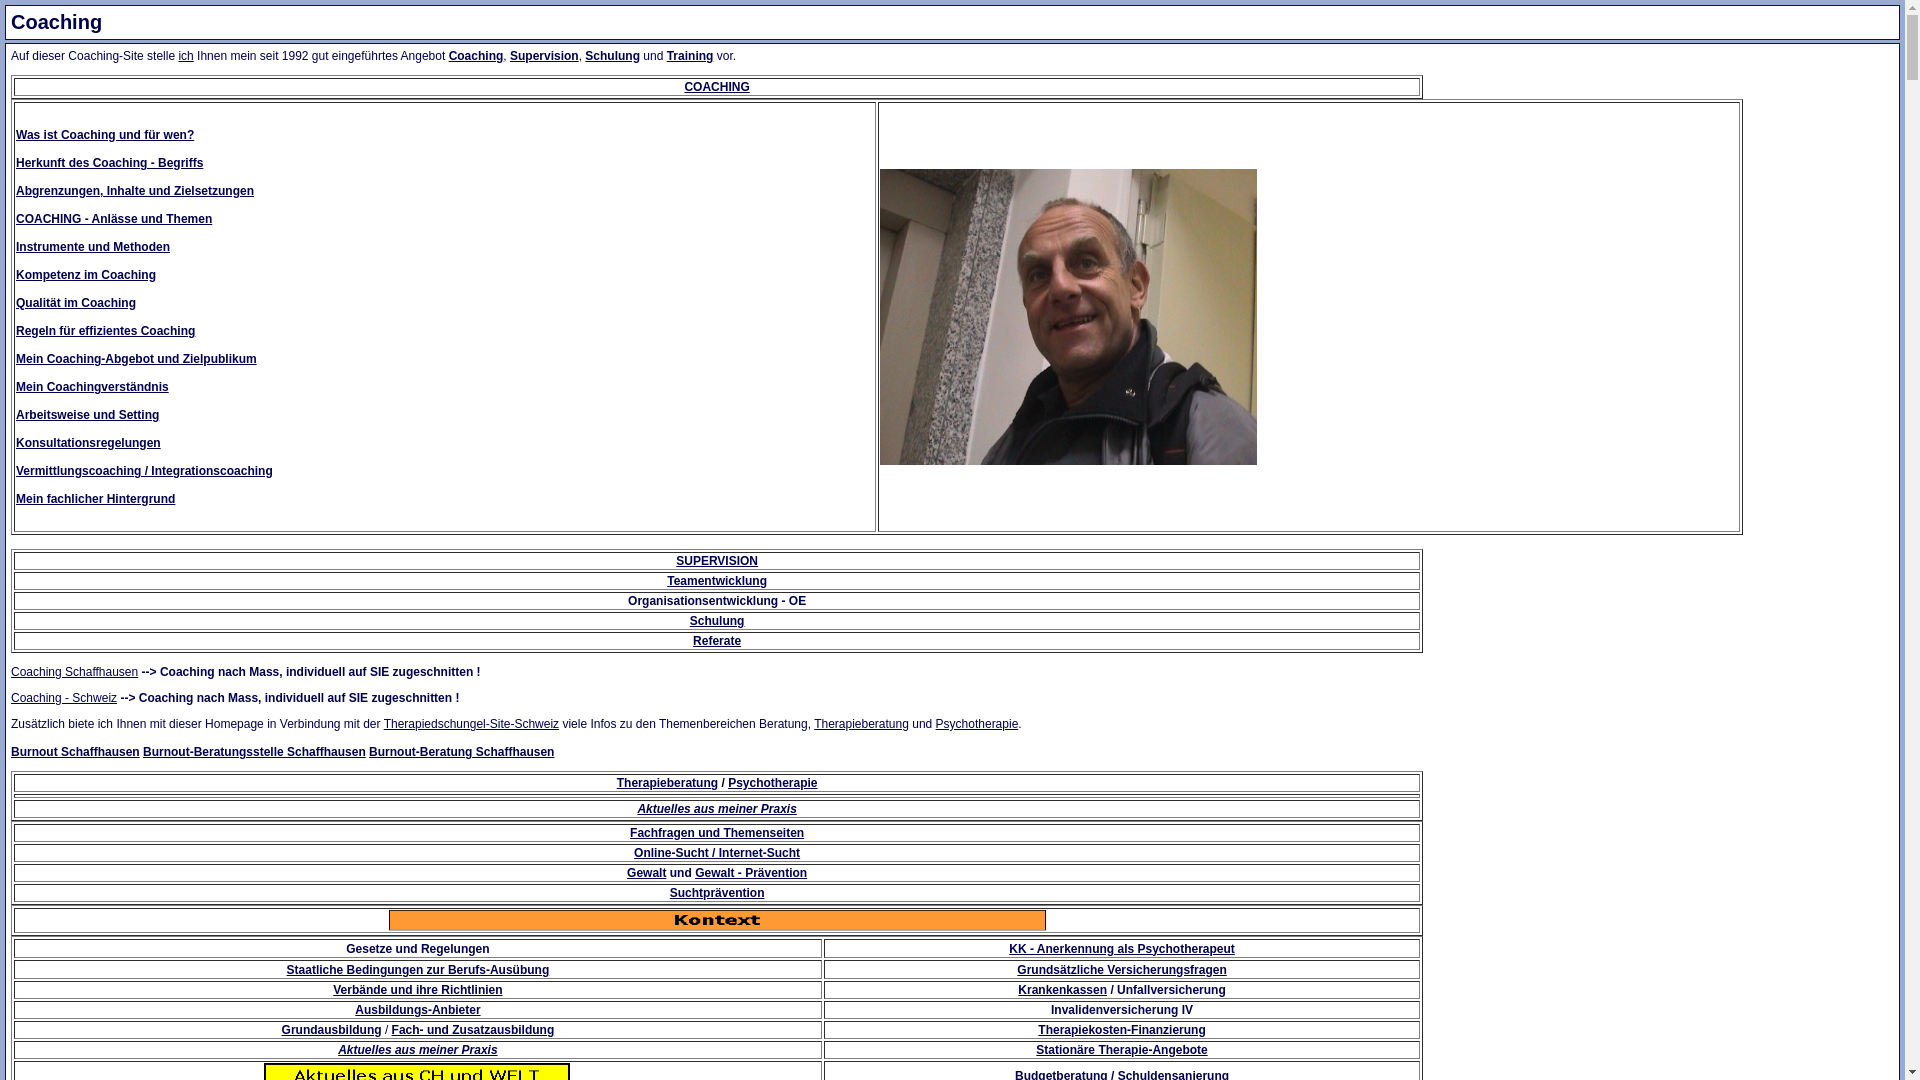  What do you see at coordinates (716, 640) in the screenshot?
I see `'Referate'` at bounding box center [716, 640].